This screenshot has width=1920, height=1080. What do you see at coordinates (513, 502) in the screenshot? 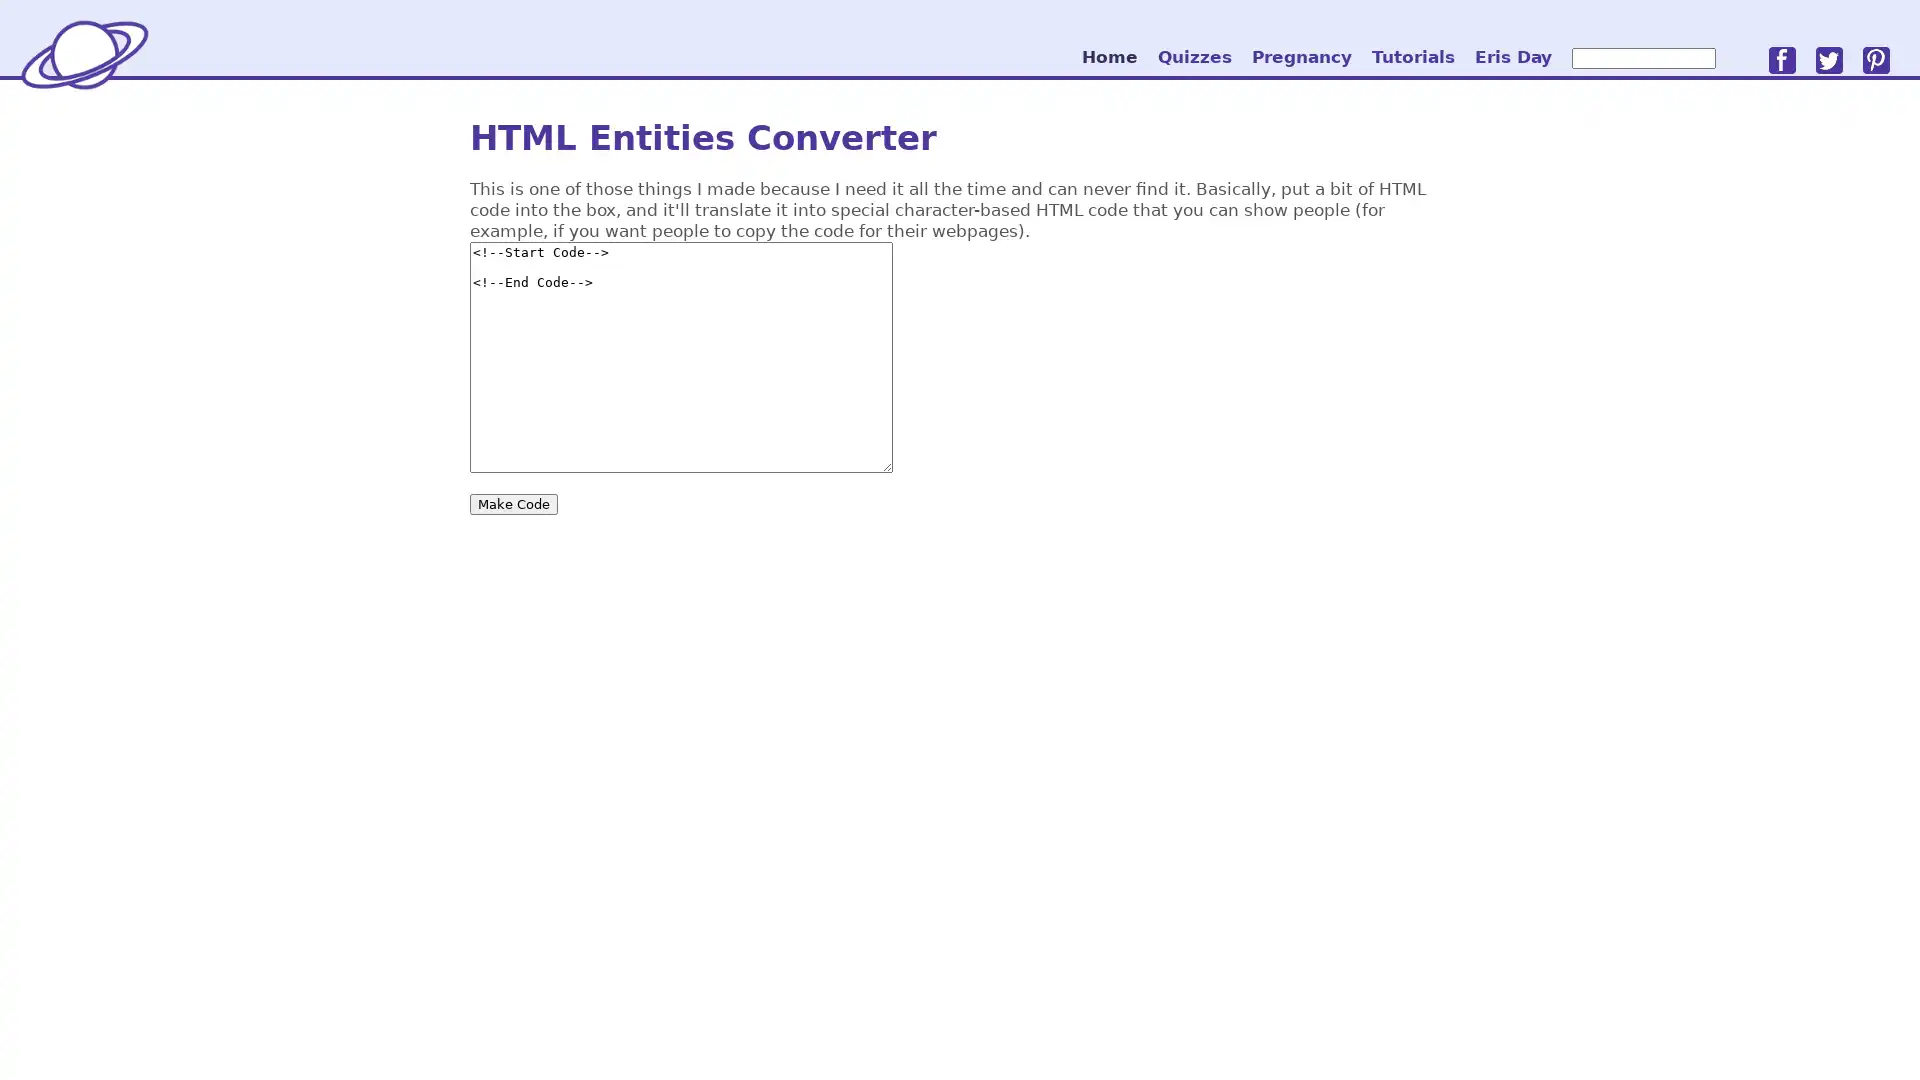
I see `Make Code` at bounding box center [513, 502].